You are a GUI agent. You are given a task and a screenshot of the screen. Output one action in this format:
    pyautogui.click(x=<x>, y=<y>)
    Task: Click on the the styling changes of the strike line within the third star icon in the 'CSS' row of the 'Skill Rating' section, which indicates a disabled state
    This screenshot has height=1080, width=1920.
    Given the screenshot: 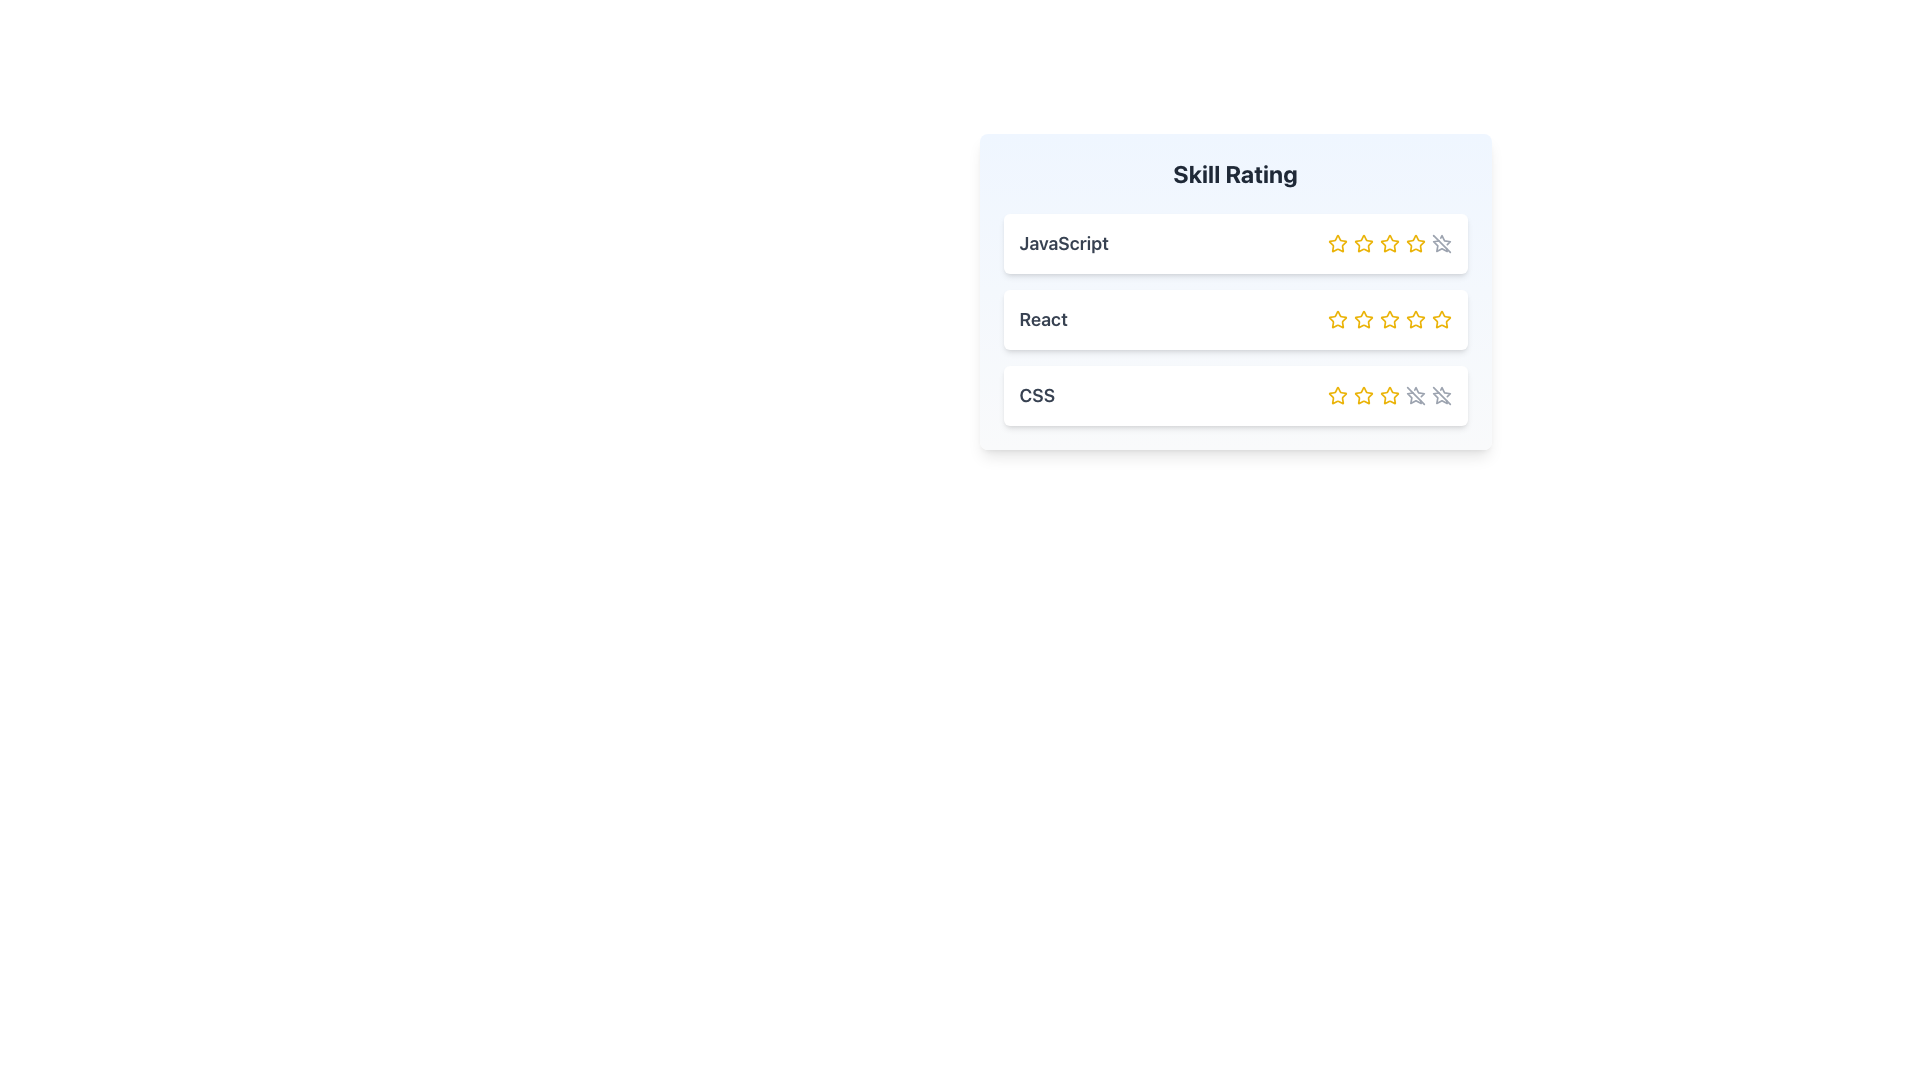 What is the action you would take?
    pyautogui.click(x=1441, y=396)
    